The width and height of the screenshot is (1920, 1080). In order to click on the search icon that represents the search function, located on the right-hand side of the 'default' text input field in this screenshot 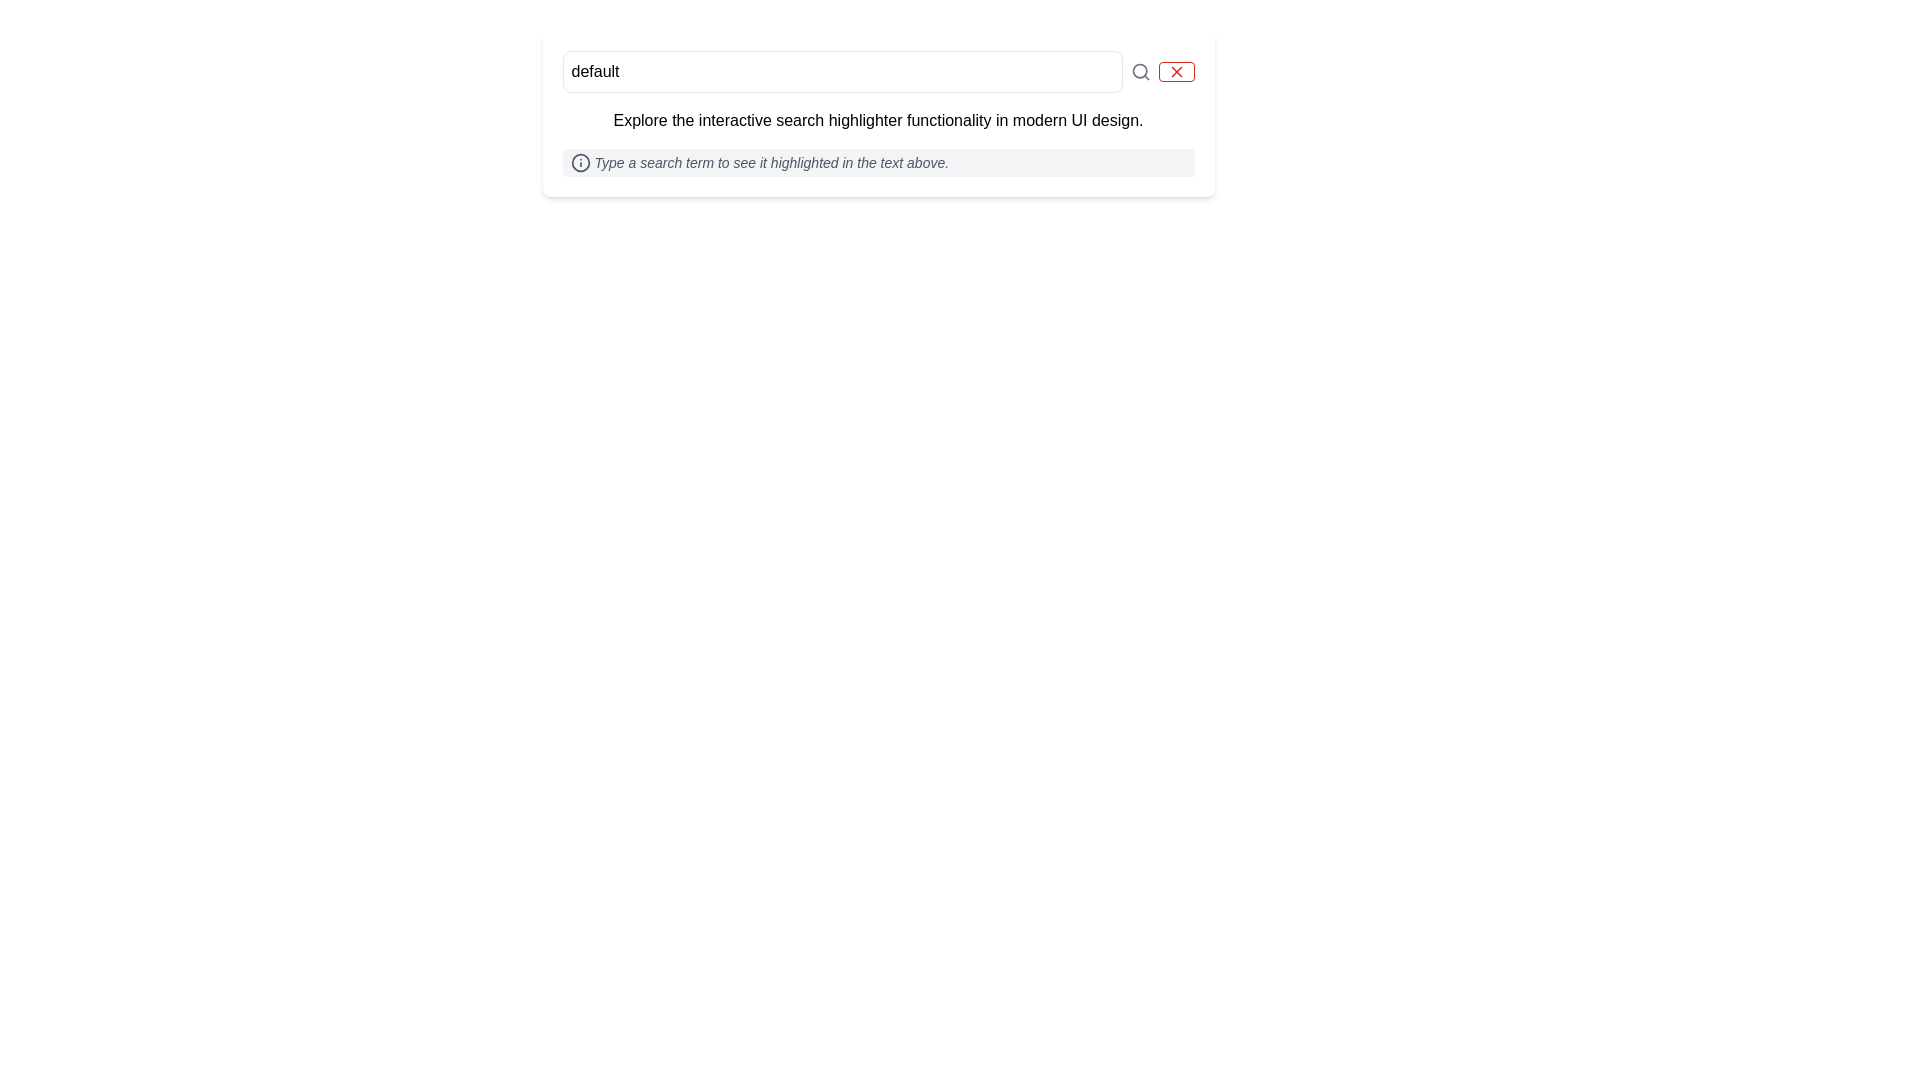, I will do `click(1140, 71)`.